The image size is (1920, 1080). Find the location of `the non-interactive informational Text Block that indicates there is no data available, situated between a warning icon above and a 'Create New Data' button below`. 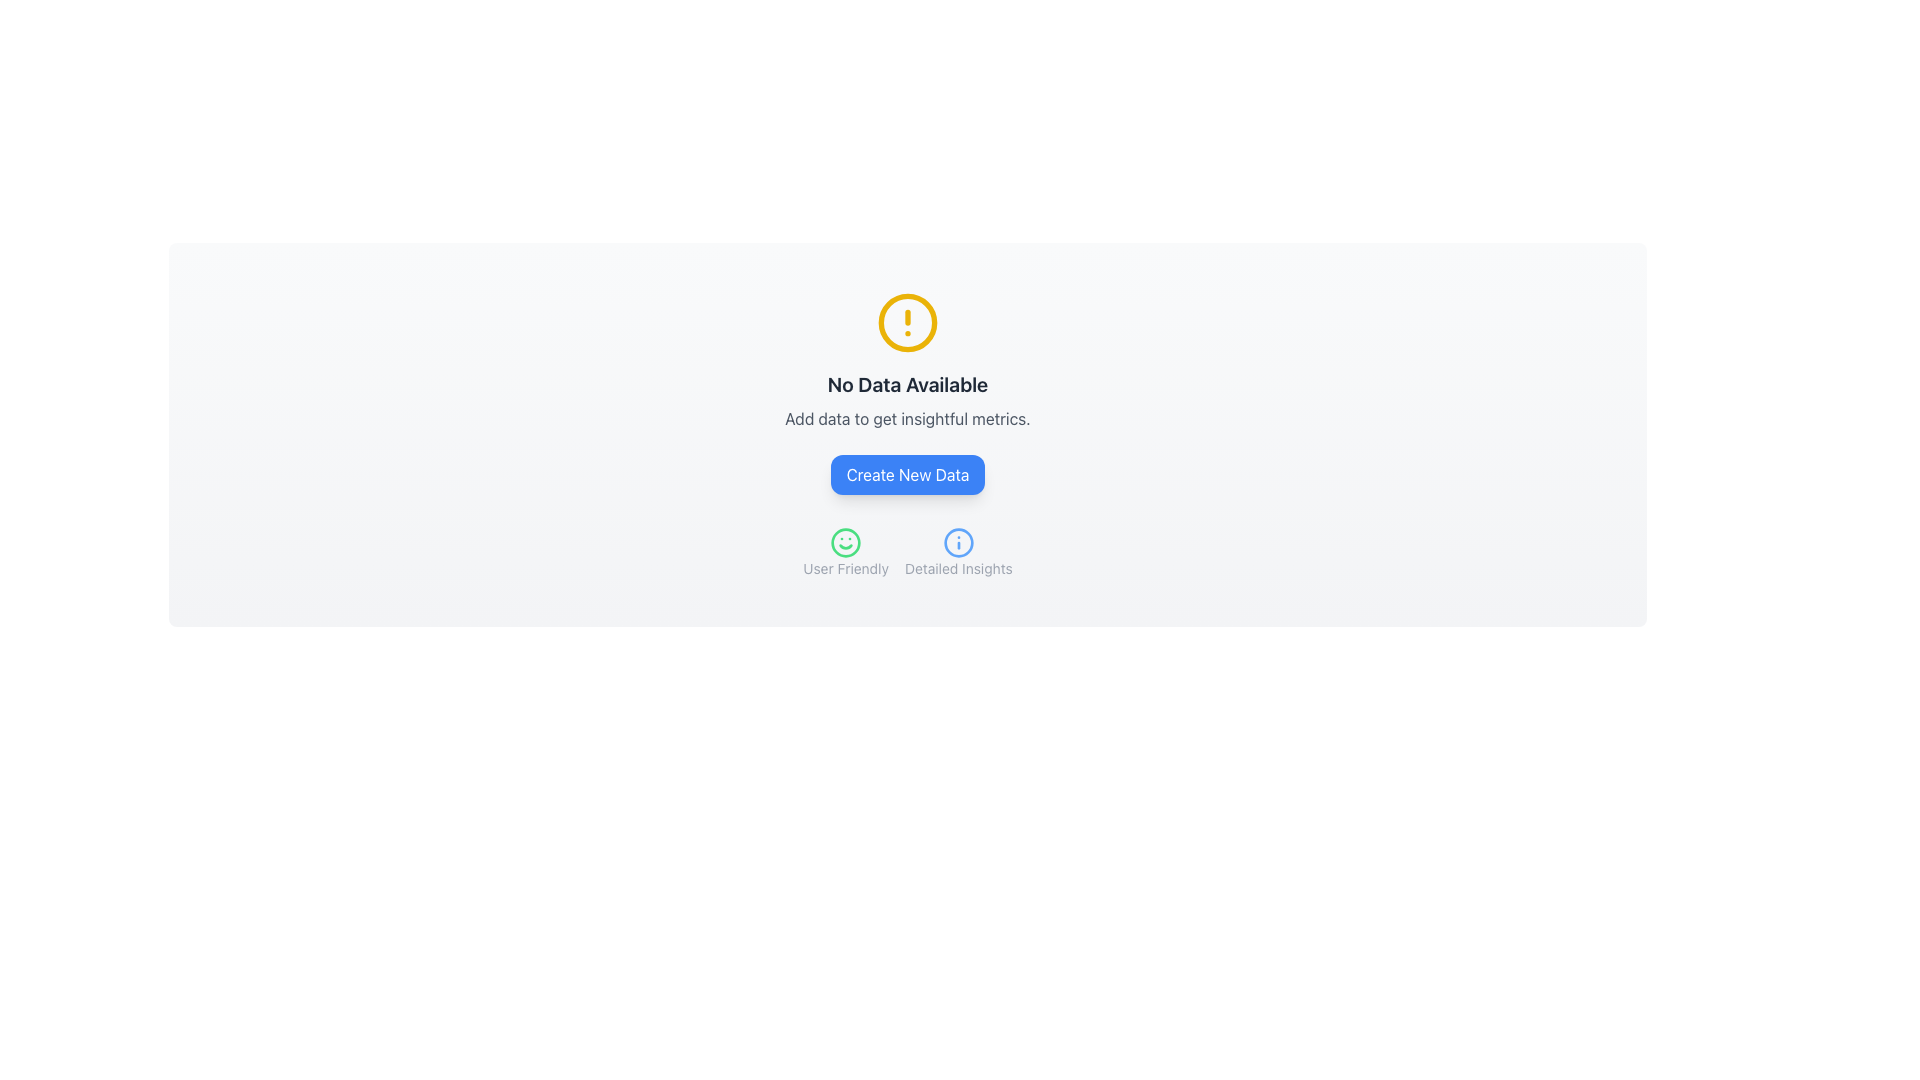

the non-interactive informational Text Block that indicates there is no data available, situated between a warning icon above and a 'Create New Data' button below is located at coordinates (906, 401).